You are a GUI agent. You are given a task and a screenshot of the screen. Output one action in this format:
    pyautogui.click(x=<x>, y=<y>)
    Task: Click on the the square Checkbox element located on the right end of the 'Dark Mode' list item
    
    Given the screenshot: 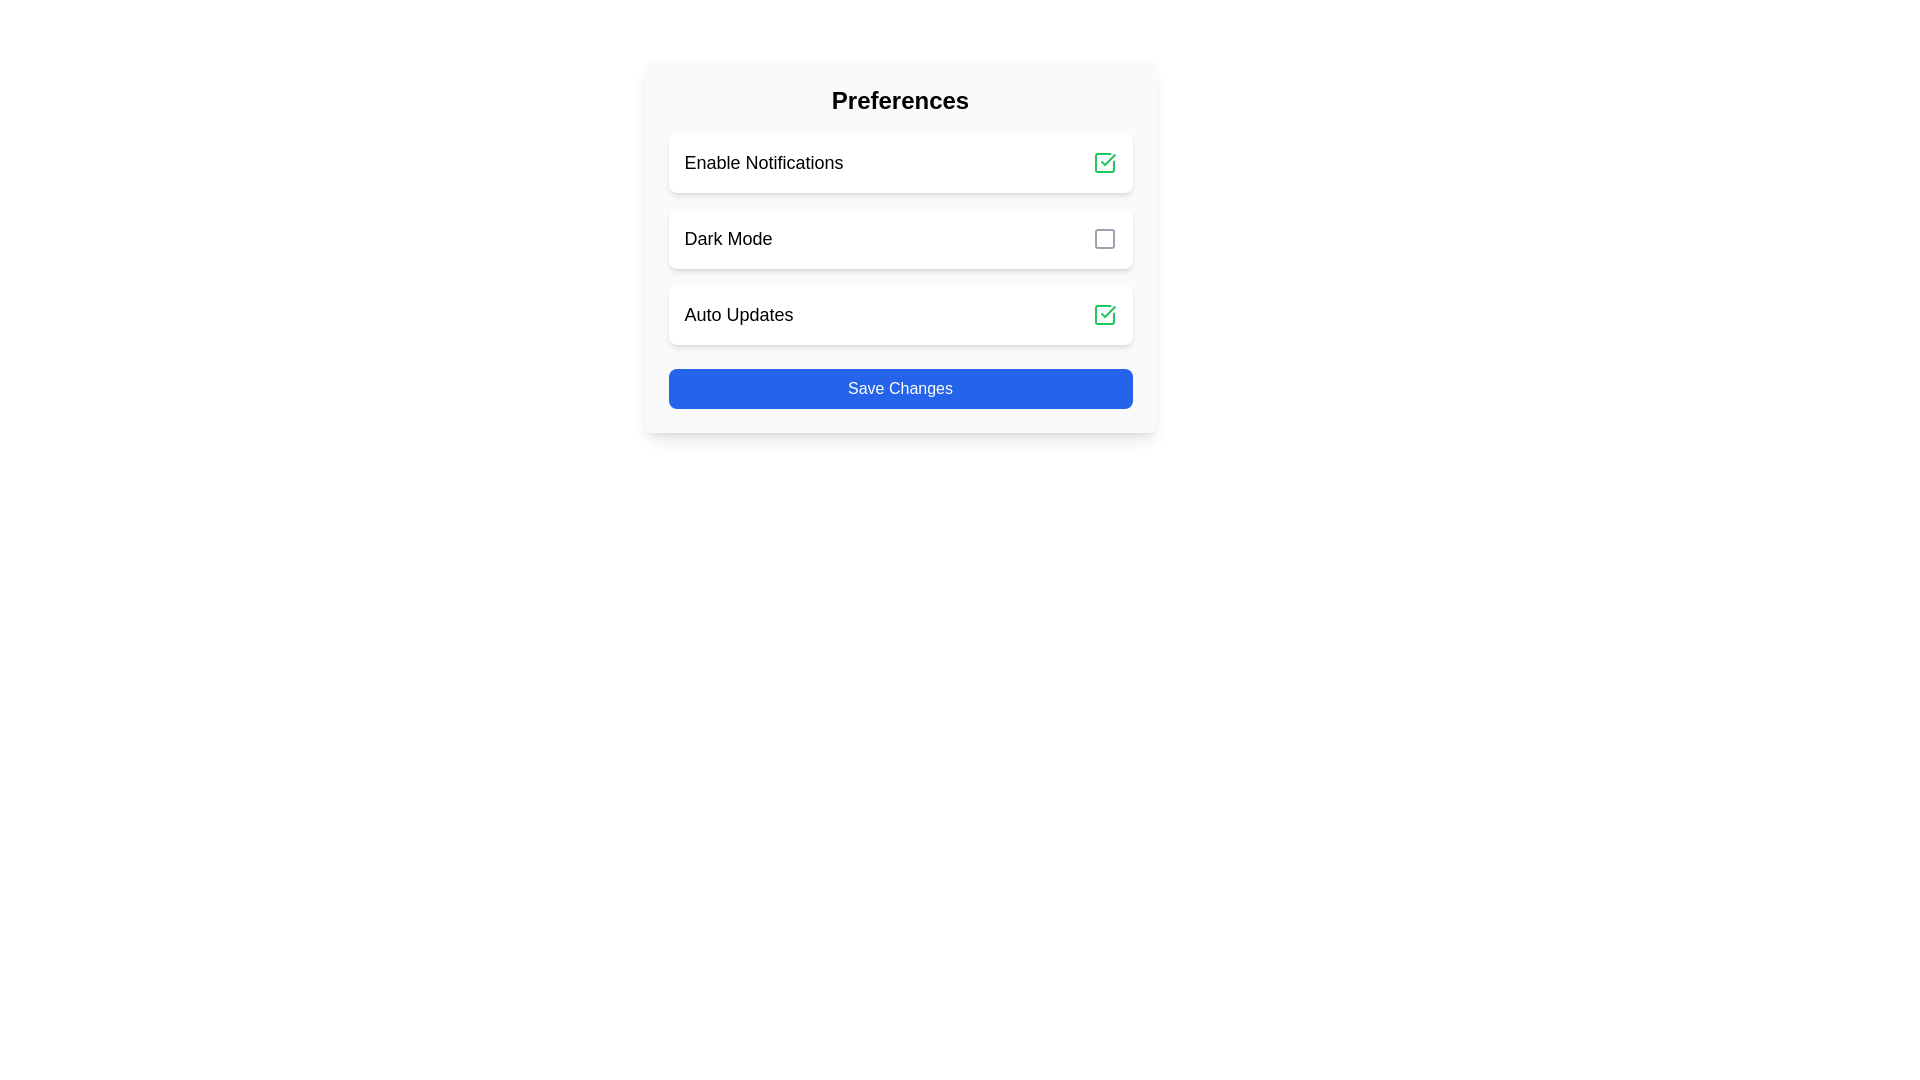 What is the action you would take?
    pyautogui.click(x=1103, y=238)
    